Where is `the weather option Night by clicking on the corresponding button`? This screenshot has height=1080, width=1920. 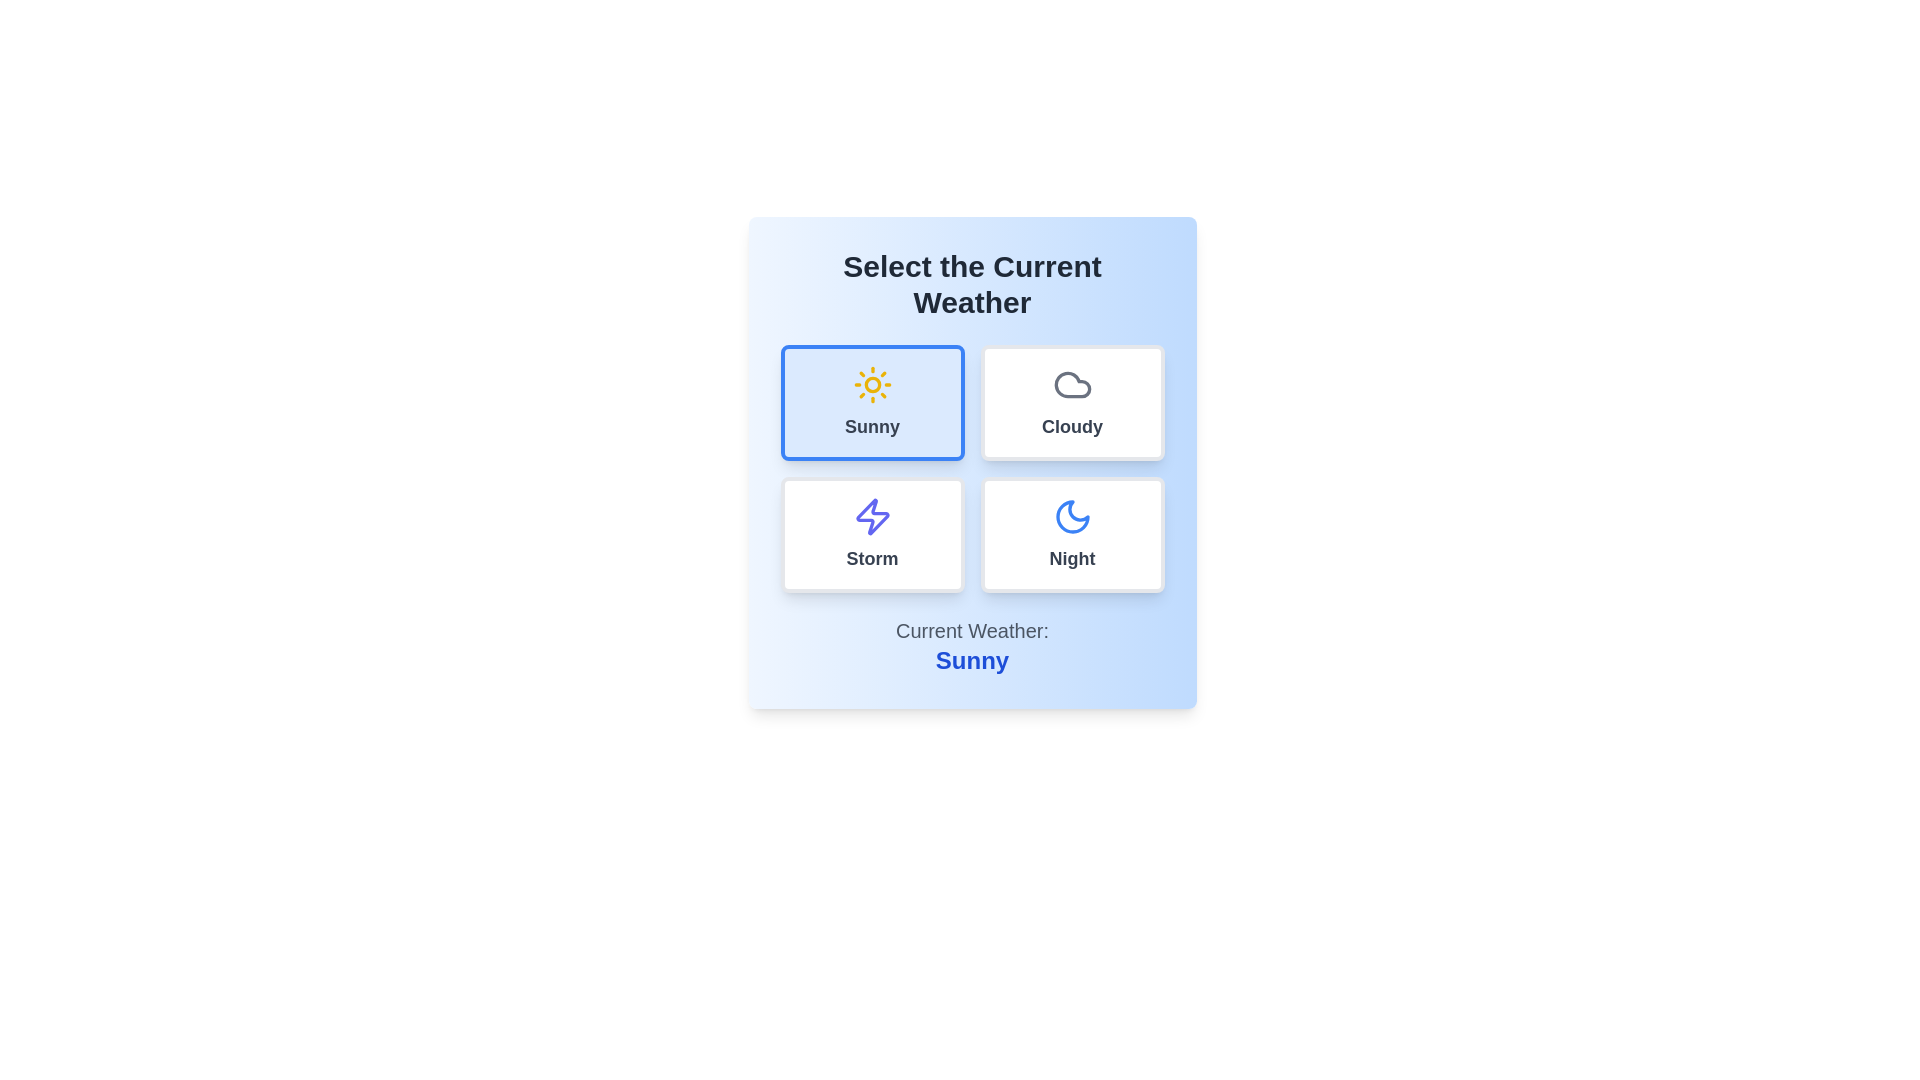 the weather option Night by clicking on the corresponding button is located at coordinates (1071, 534).